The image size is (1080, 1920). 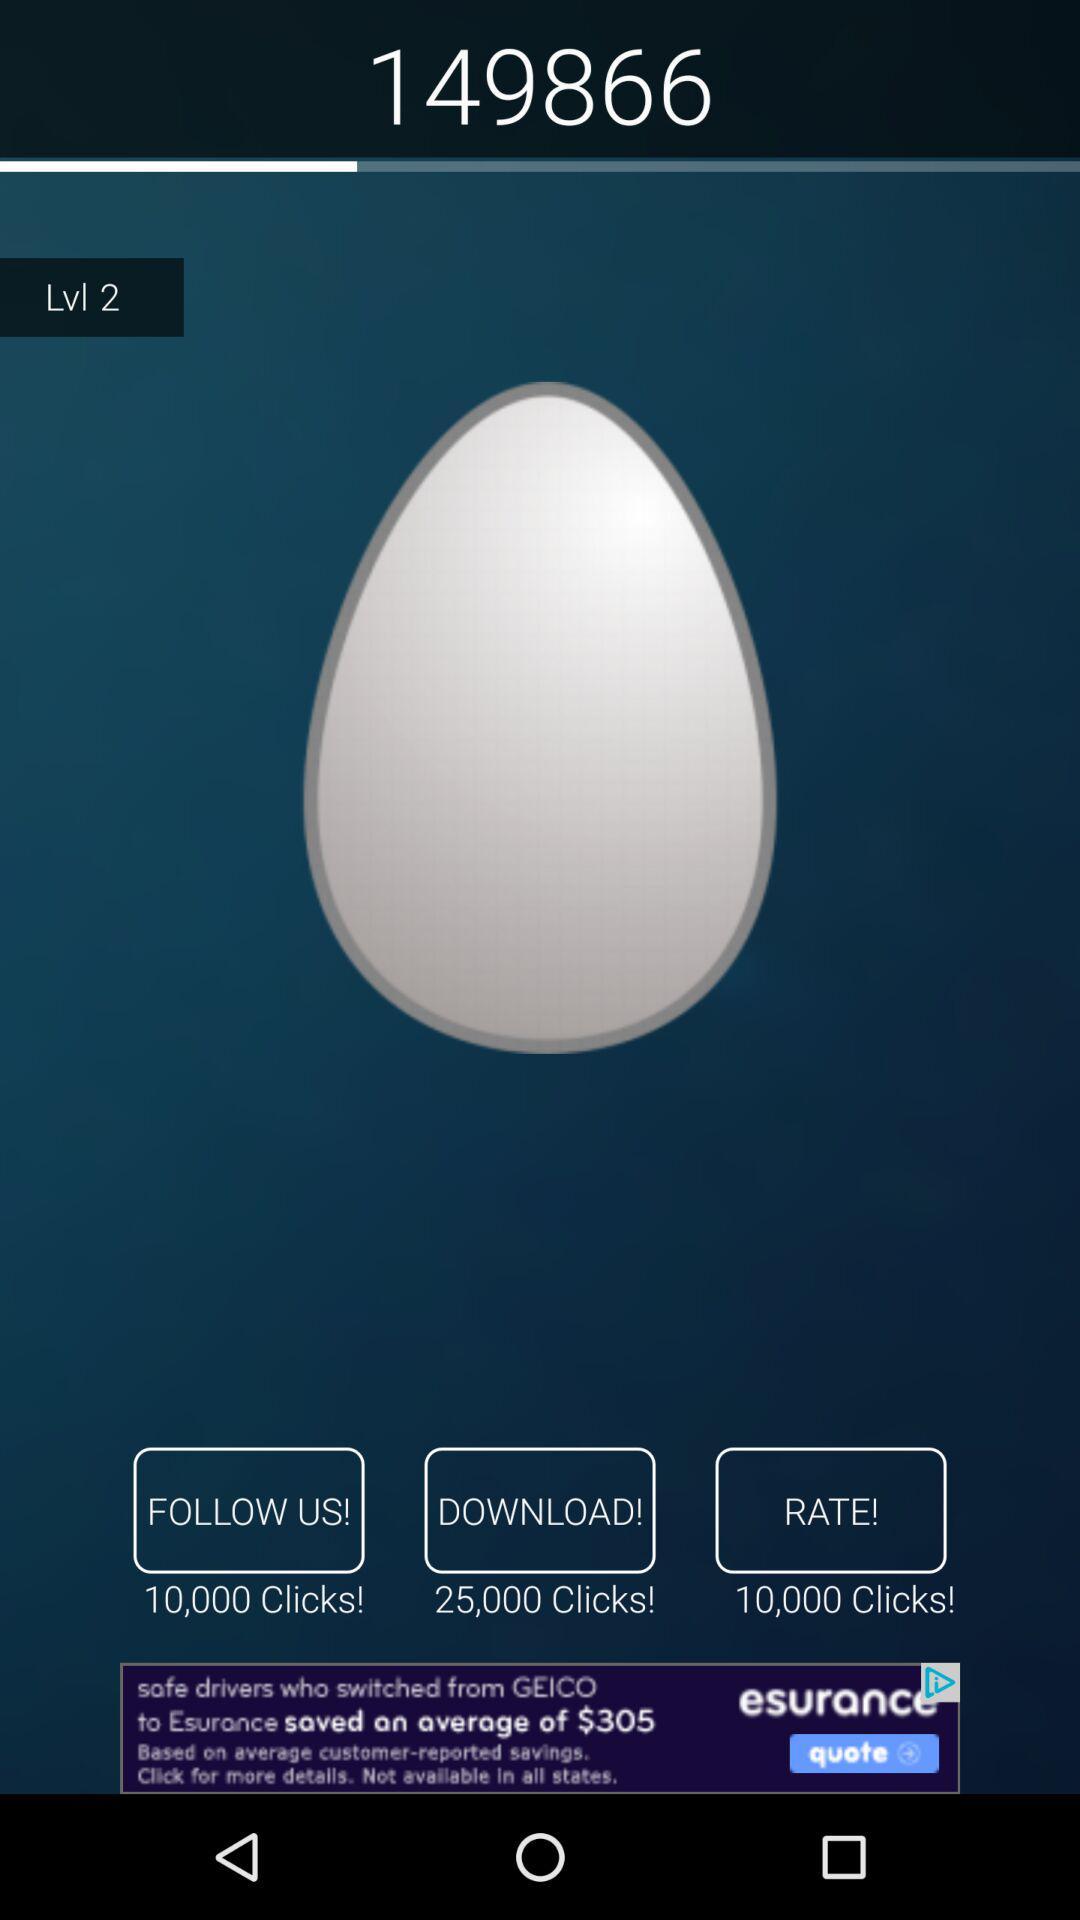 I want to click on screen page, so click(x=540, y=717).